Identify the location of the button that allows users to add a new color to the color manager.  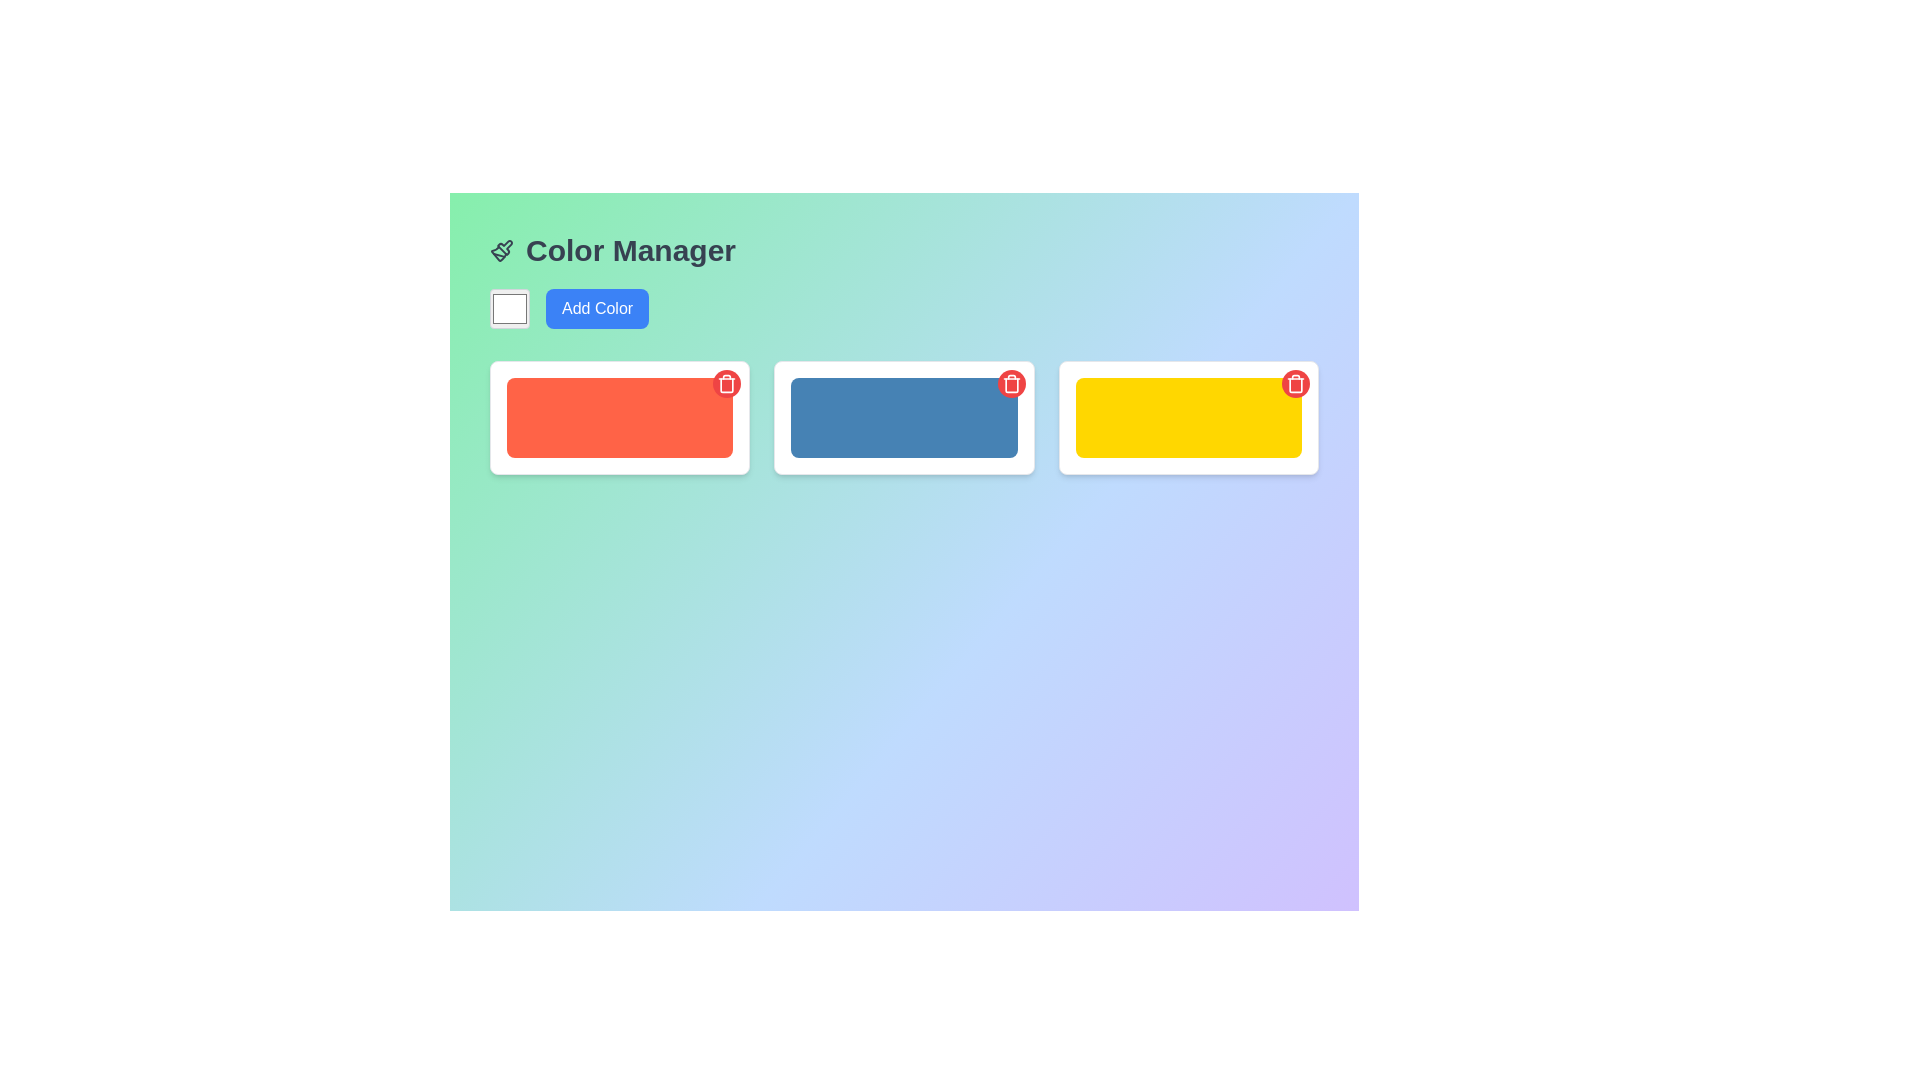
(596, 308).